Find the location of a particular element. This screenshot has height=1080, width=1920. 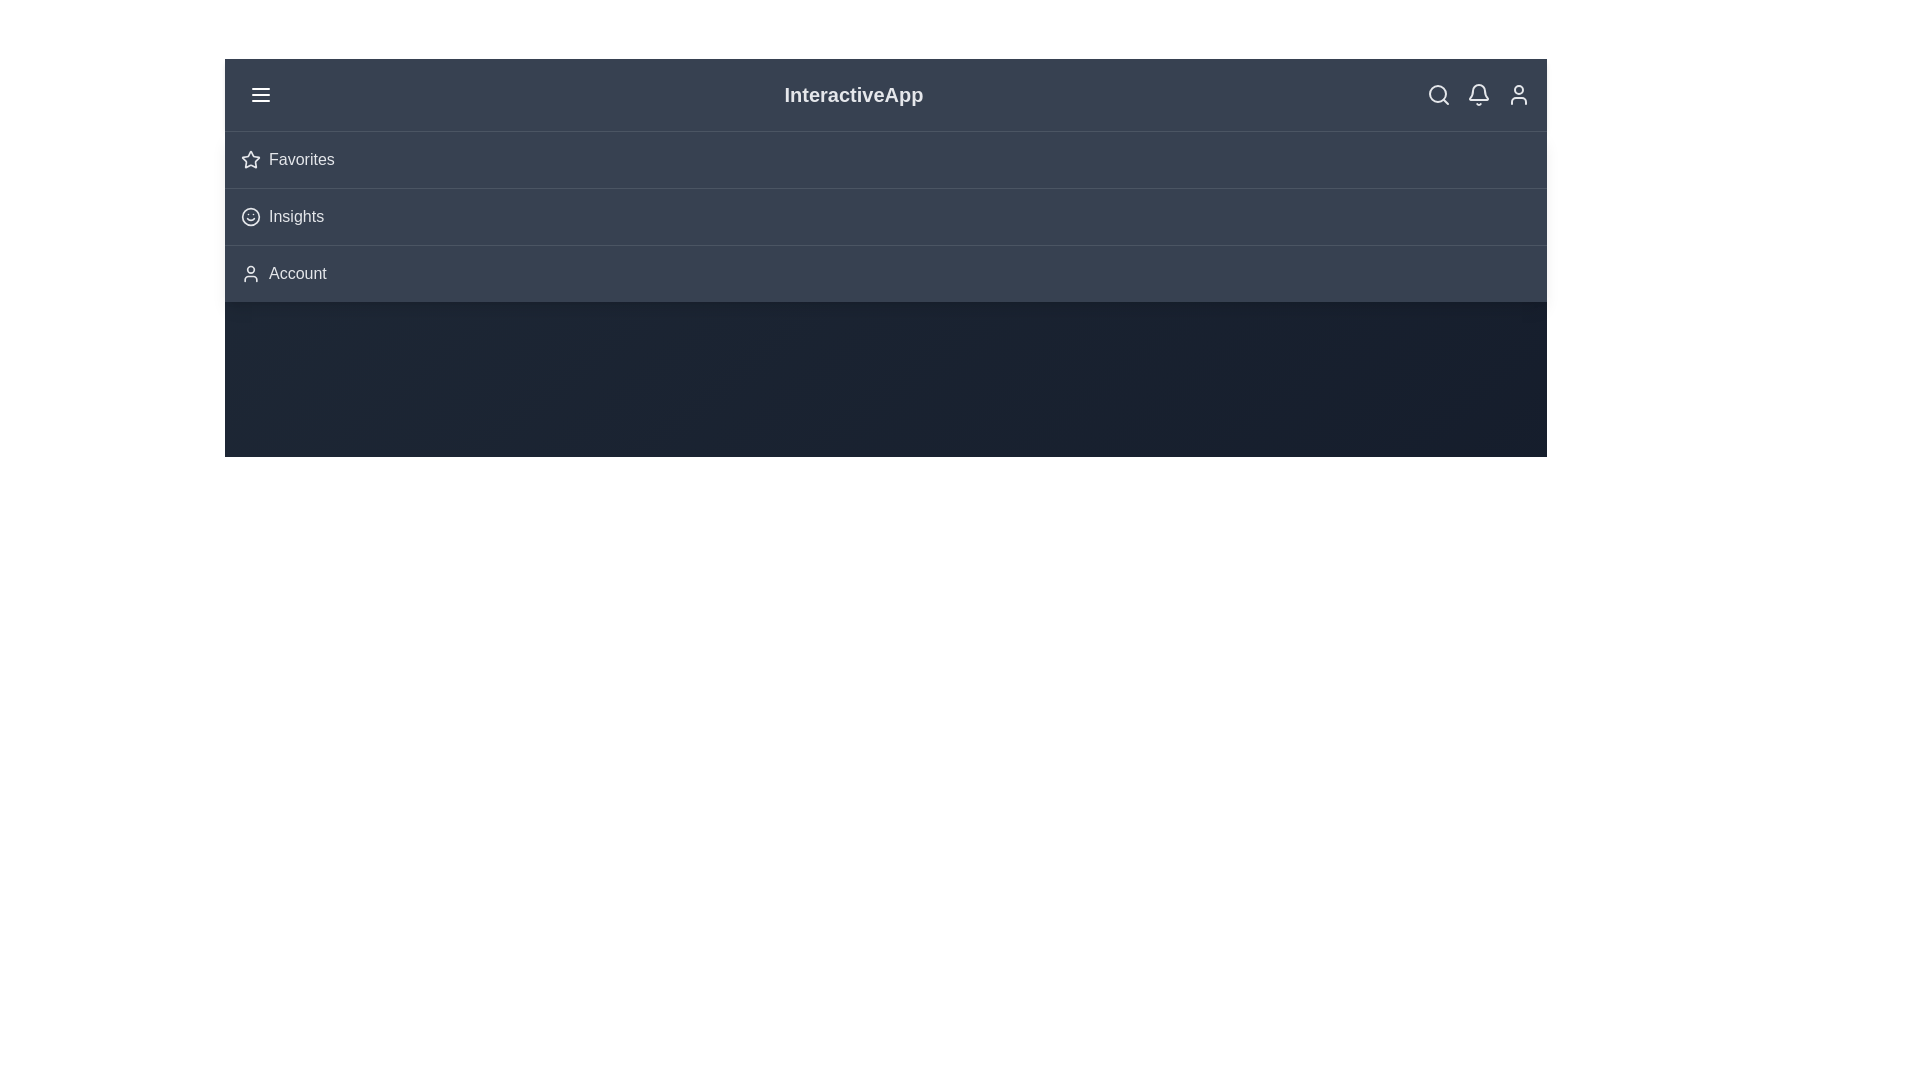

the menu button to toggle the visibility of the menu is located at coordinates (259, 95).